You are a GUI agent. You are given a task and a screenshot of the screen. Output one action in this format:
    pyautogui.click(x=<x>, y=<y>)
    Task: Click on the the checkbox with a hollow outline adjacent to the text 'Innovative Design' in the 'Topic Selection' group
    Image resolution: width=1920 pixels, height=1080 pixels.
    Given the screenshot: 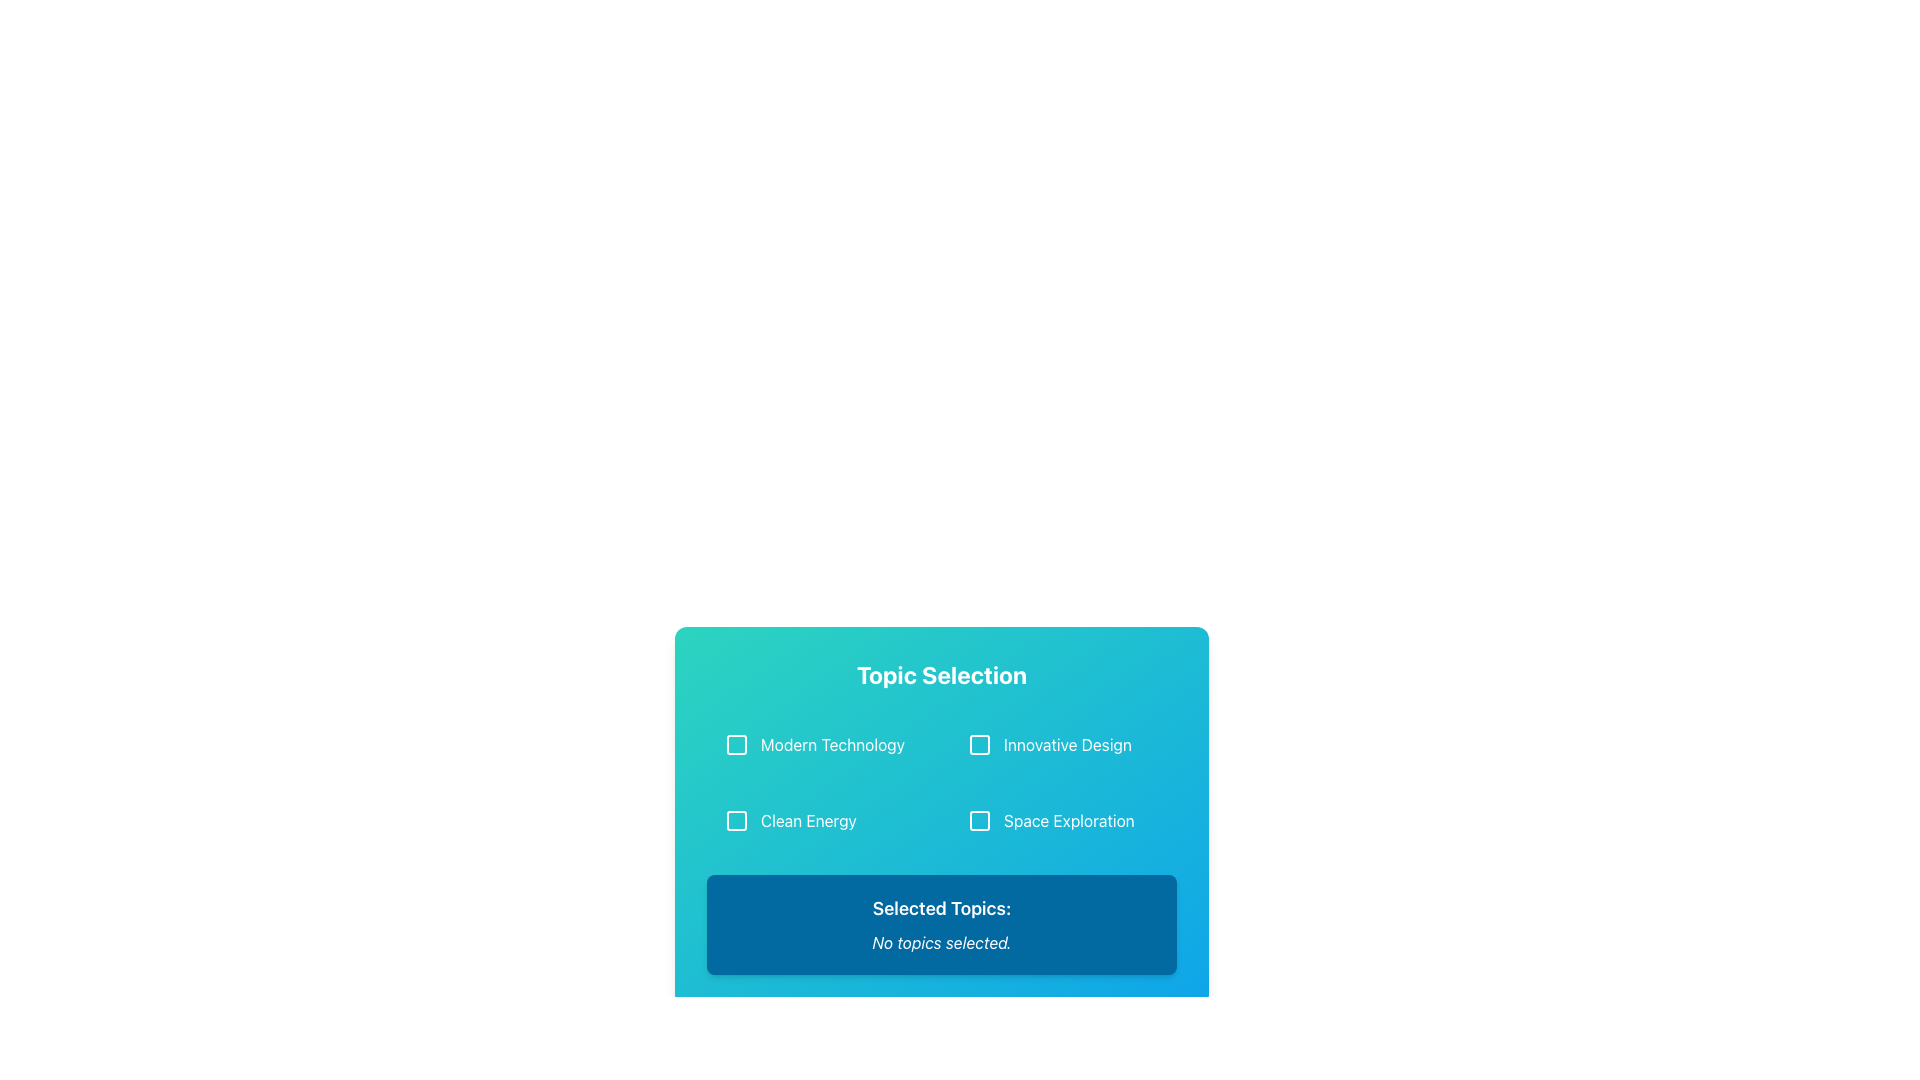 What is the action you would take?
    pyautogui.click(x=979, y=744)
    